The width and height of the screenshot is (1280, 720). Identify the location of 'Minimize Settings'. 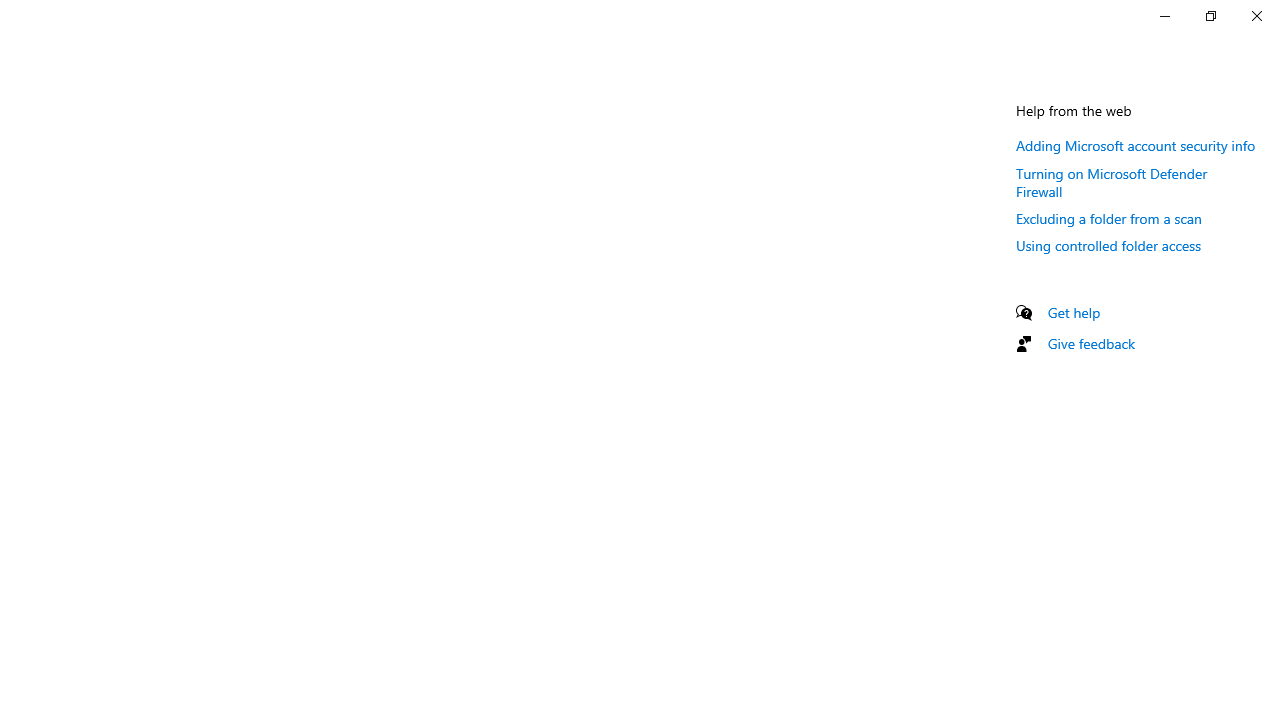
(1164, 15).